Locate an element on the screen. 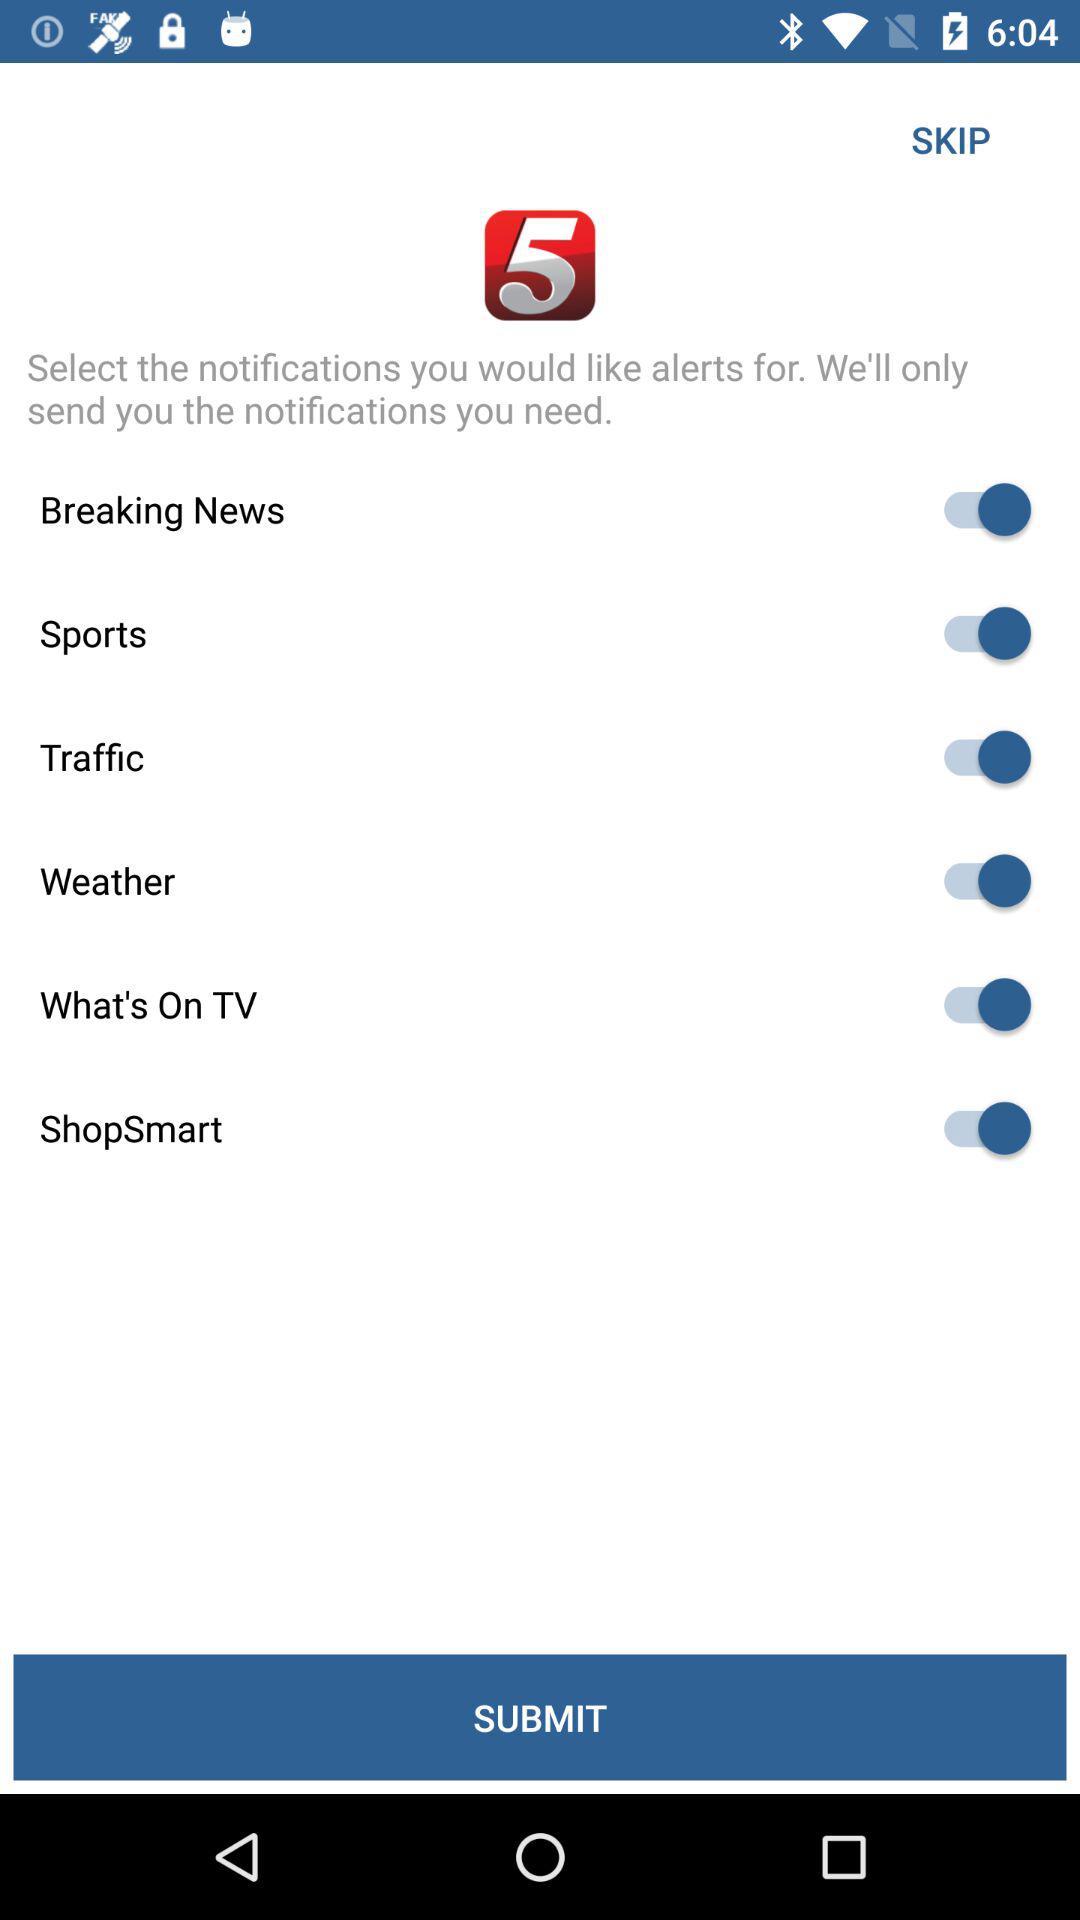 This screenshot has width=1080, height=1920. turn off notification is located at coordinates (977, 1128).